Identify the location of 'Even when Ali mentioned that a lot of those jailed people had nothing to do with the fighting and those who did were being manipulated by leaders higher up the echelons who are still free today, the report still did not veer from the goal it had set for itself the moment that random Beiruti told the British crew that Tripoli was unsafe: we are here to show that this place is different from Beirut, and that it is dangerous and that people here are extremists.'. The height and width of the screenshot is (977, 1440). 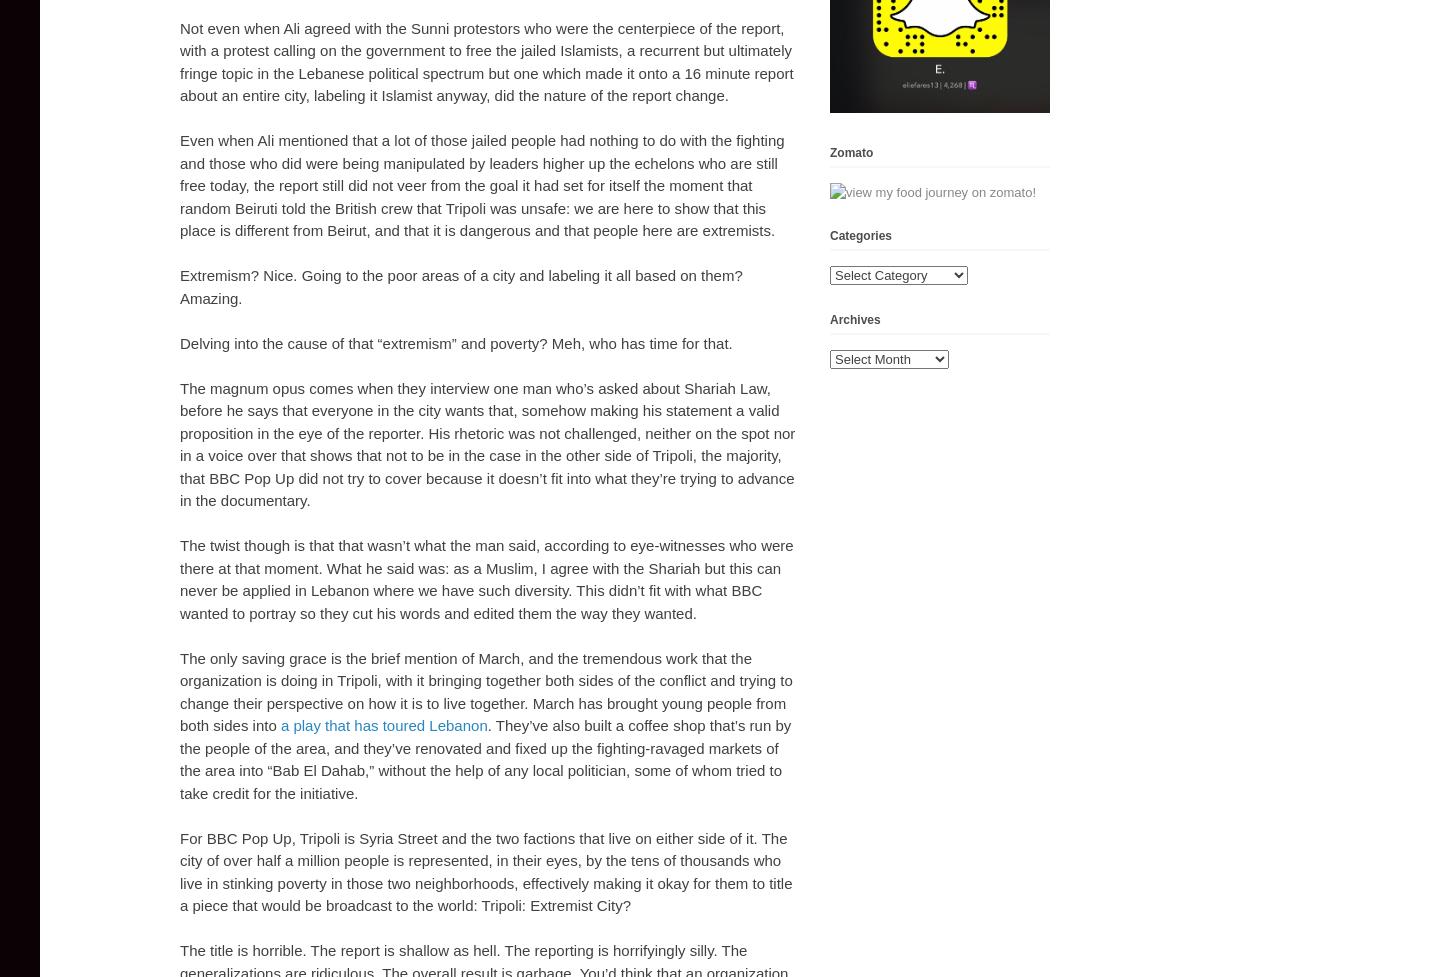
(480, 184).